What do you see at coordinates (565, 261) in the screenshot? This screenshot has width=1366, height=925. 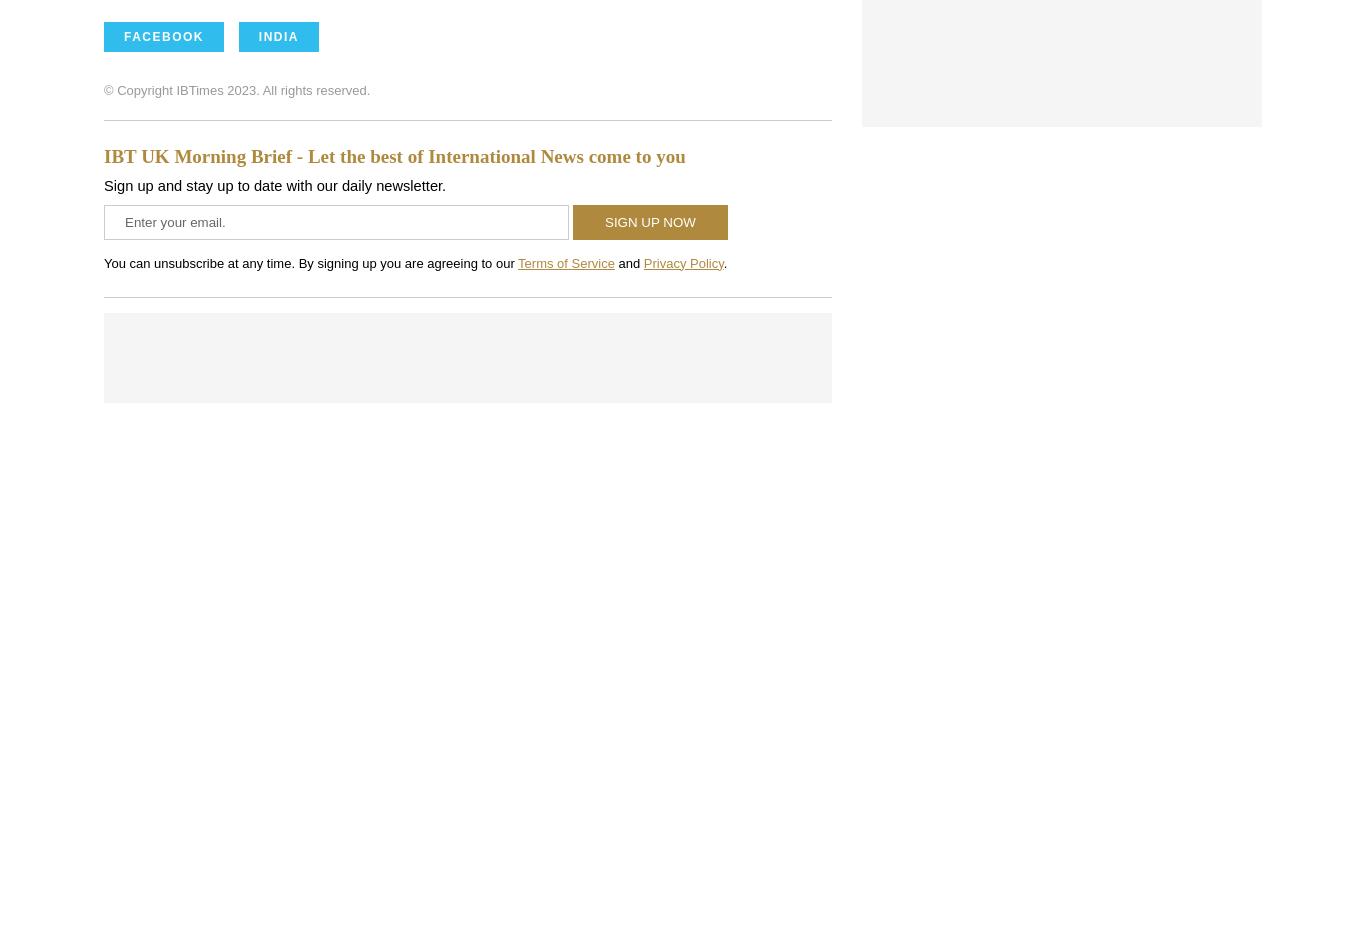 I see `'Terms of Service'` at bounding box center [565, 261].